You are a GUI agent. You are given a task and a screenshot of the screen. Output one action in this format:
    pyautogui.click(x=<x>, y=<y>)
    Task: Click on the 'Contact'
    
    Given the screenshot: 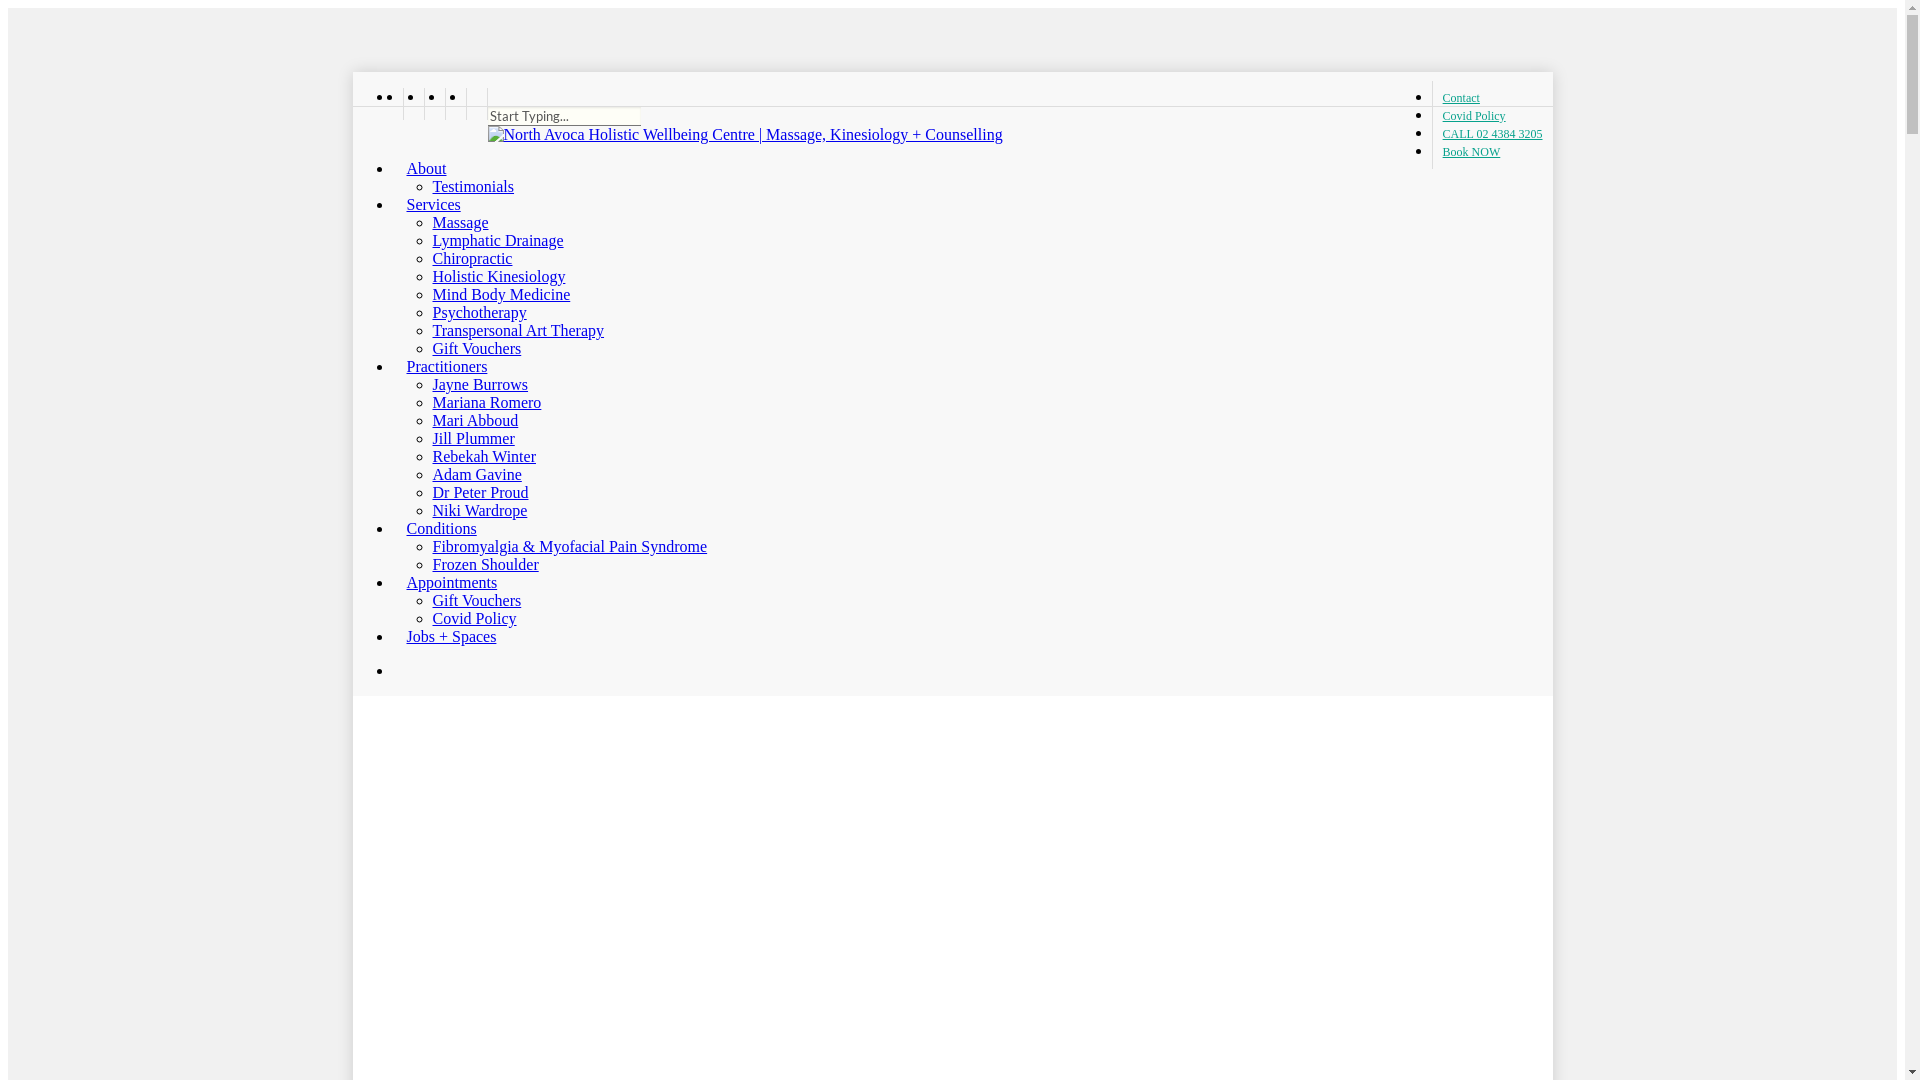 What is the action you would take?
    pyautogui.click(x=1460, y=97)
    